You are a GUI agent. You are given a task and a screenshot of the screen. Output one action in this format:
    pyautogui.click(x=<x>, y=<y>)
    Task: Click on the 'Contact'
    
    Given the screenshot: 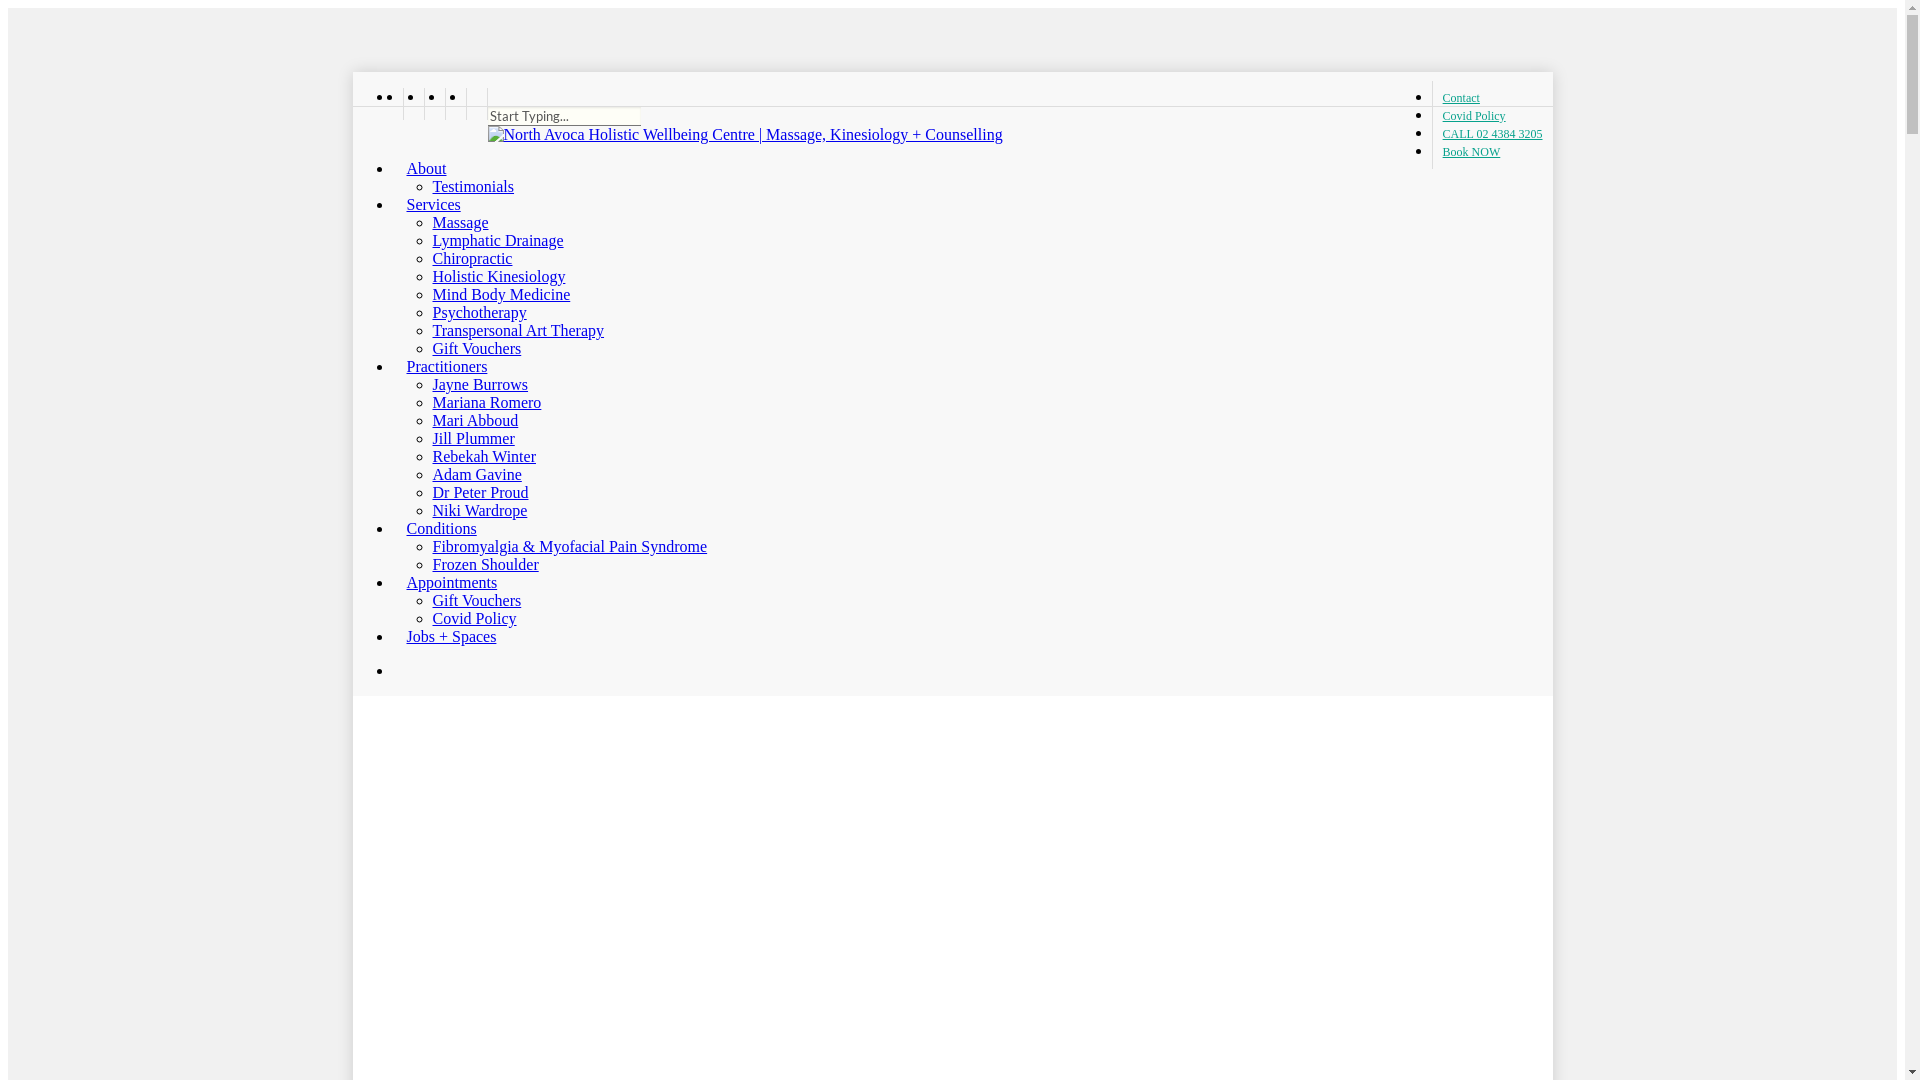 What is the action you would take?
    pyautogui.click(x=1460, y=97)
    